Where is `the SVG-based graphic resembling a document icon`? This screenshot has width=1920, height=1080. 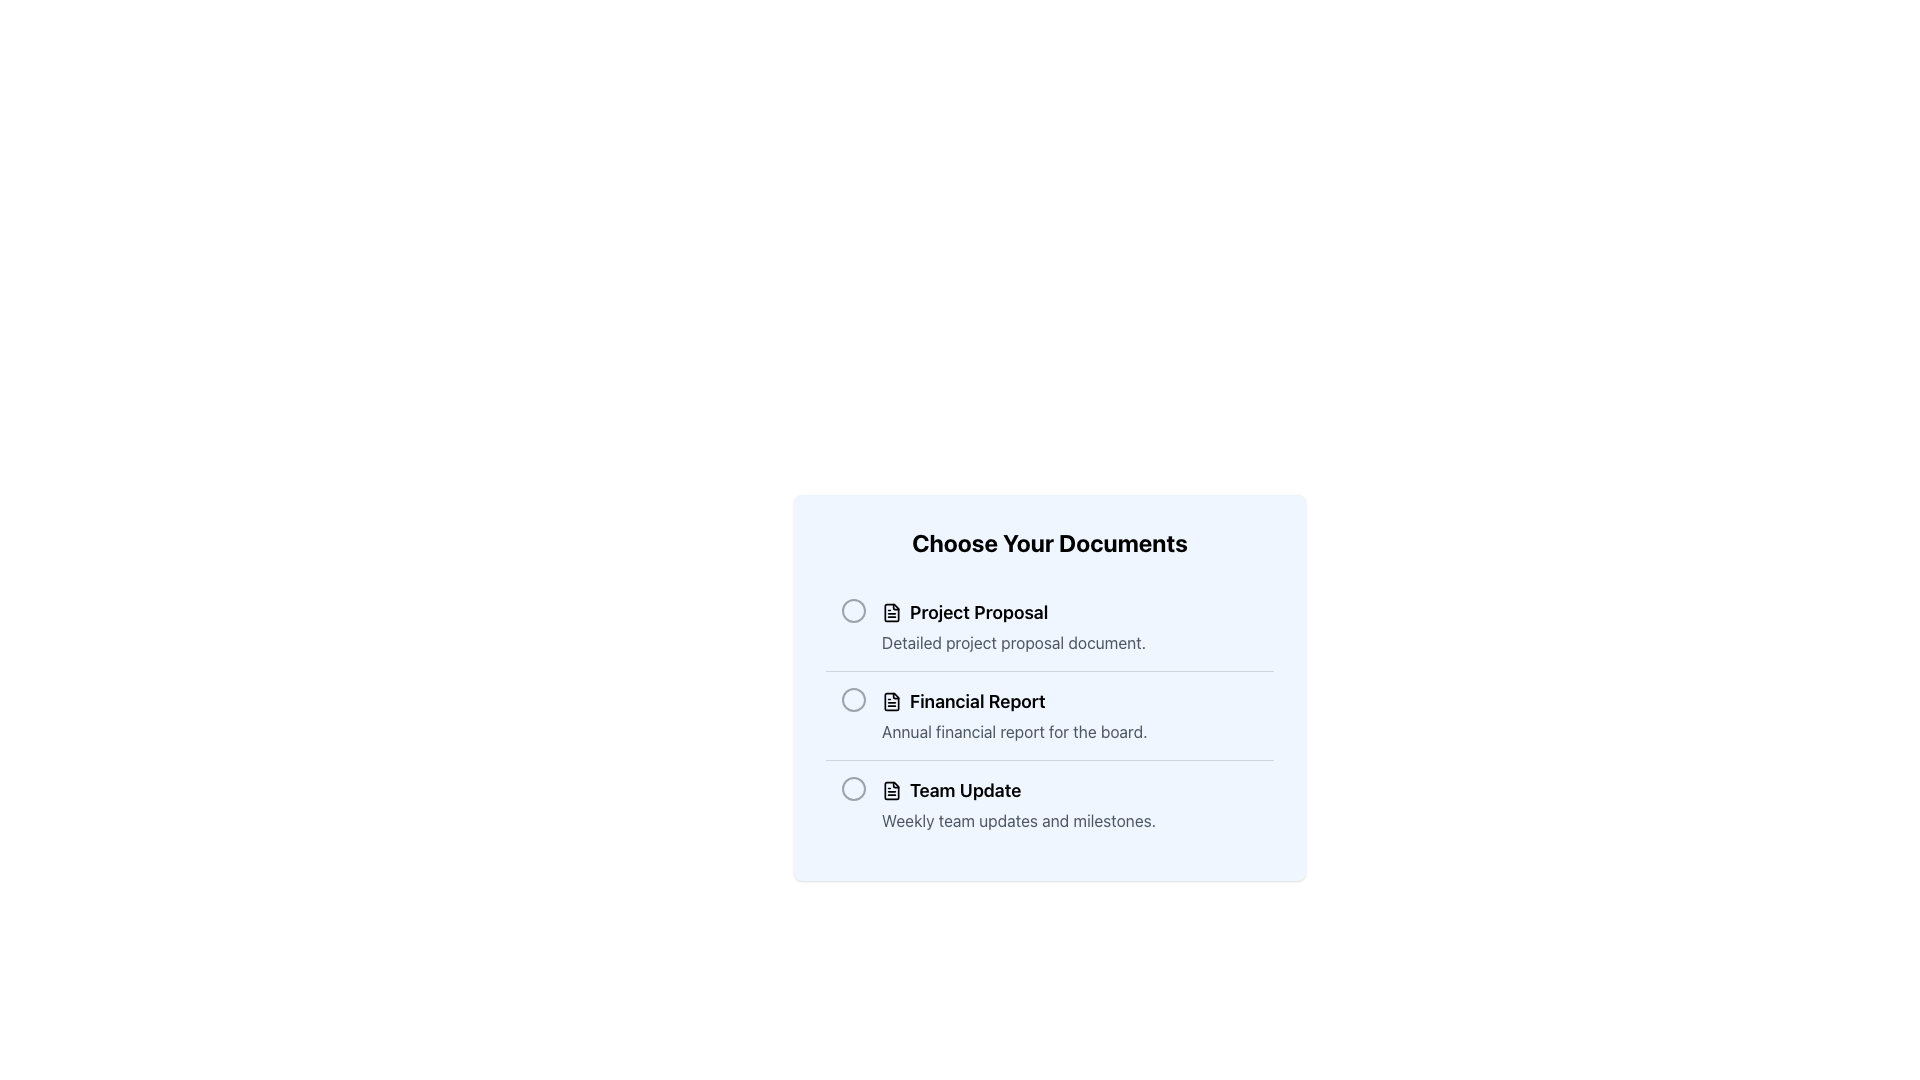
the SVG-based graphic resembling a document icon is located at coordinates (891, 701).